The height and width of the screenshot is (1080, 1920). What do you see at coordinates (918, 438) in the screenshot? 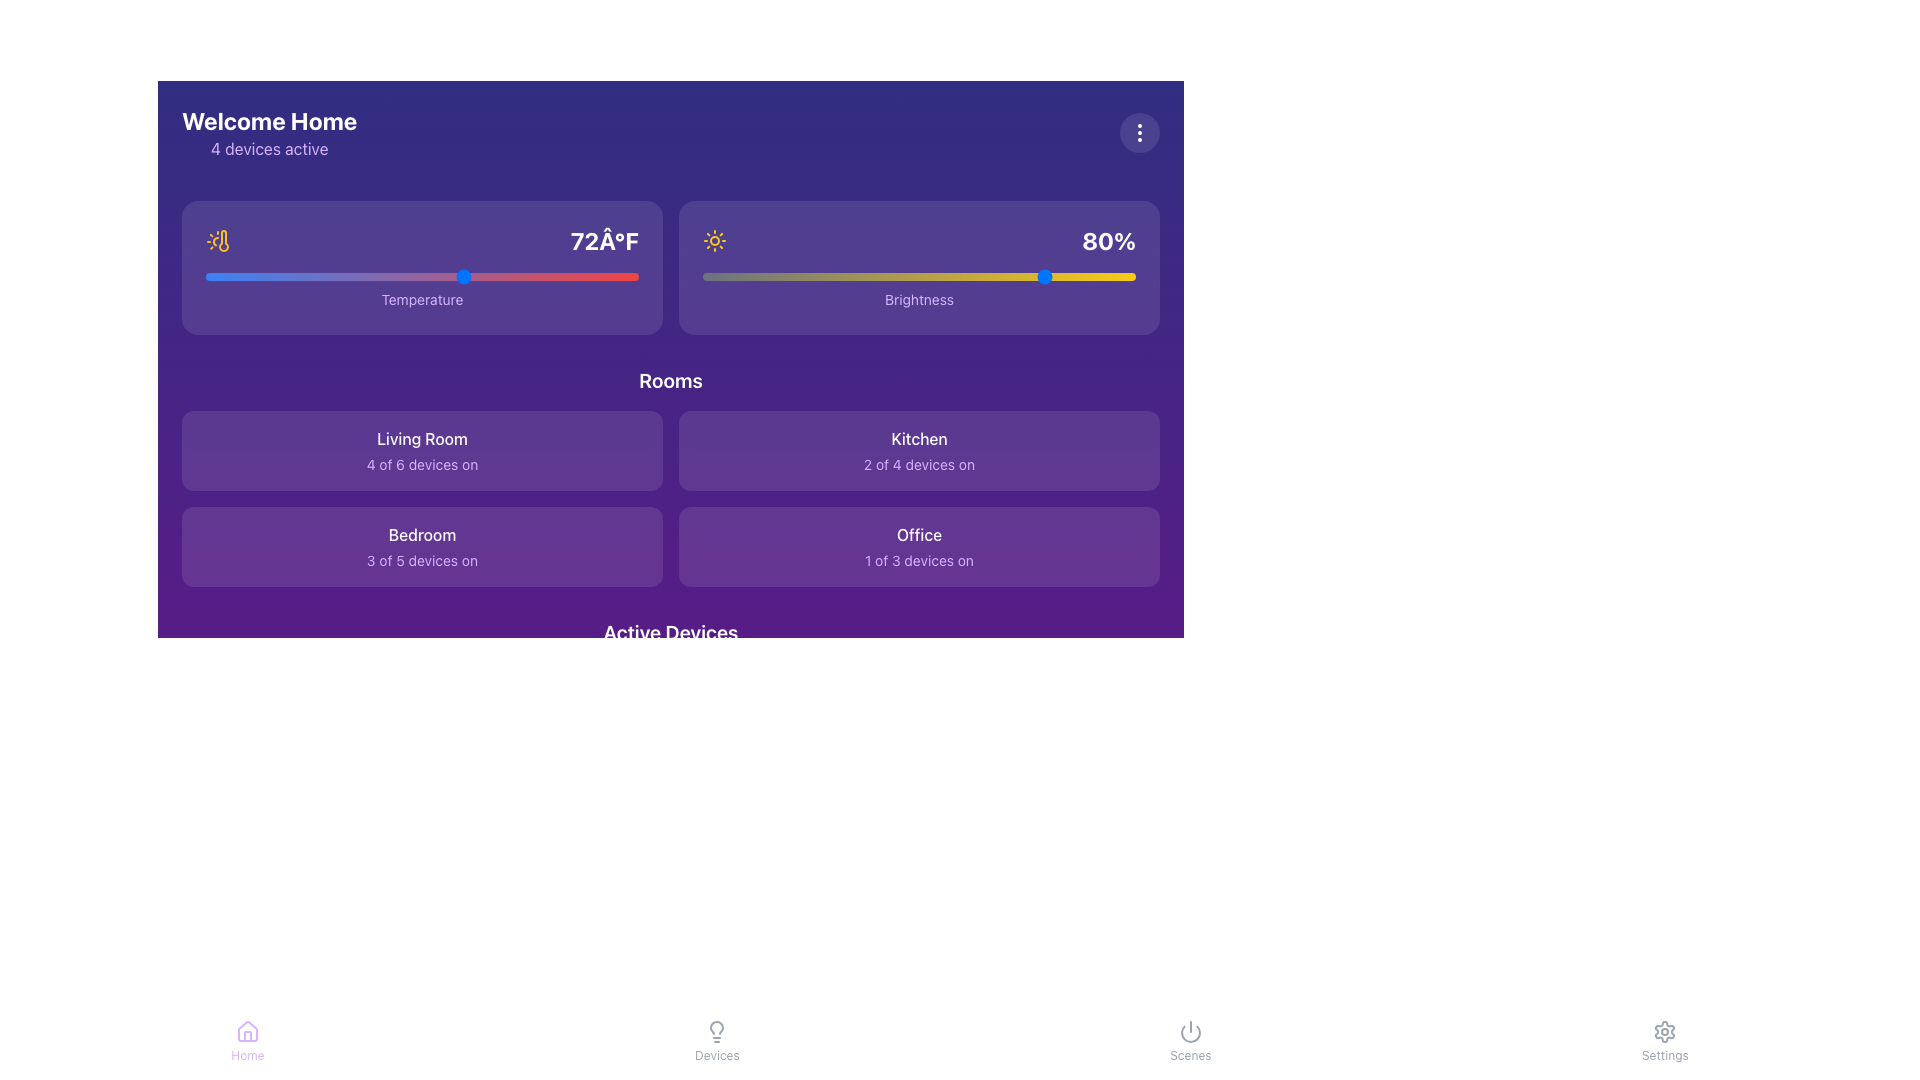
I see `the 'Kitchen' text label displayed in a medium font weight, centered within a rectangular card with a semi-transparent white overlay and a purple background, located in the top-right card of the 'Rooms' section` at bounding box center [918, 438].